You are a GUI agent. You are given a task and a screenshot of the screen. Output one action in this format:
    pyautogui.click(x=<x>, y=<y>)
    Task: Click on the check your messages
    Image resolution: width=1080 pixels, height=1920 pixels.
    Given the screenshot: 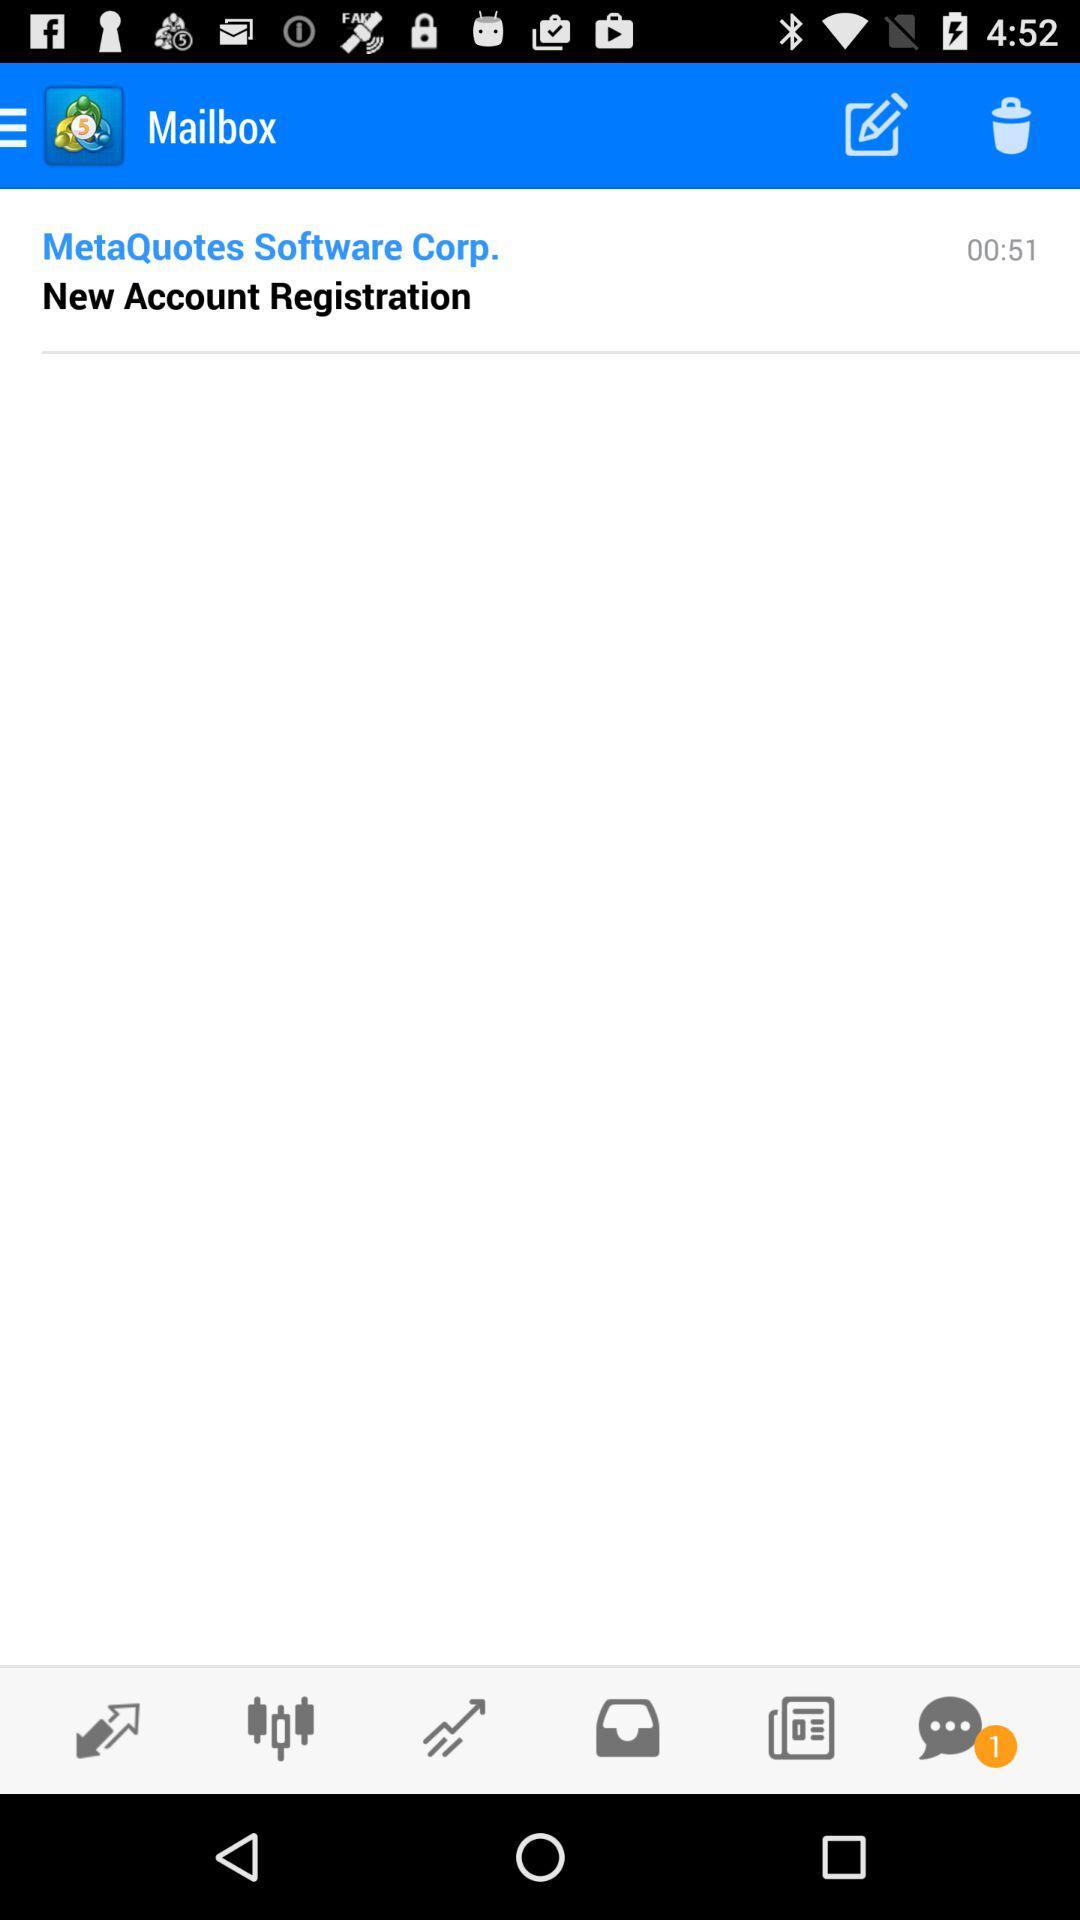 What is the action you would take?
    pyautogui.click(x=949, y=1727)
    